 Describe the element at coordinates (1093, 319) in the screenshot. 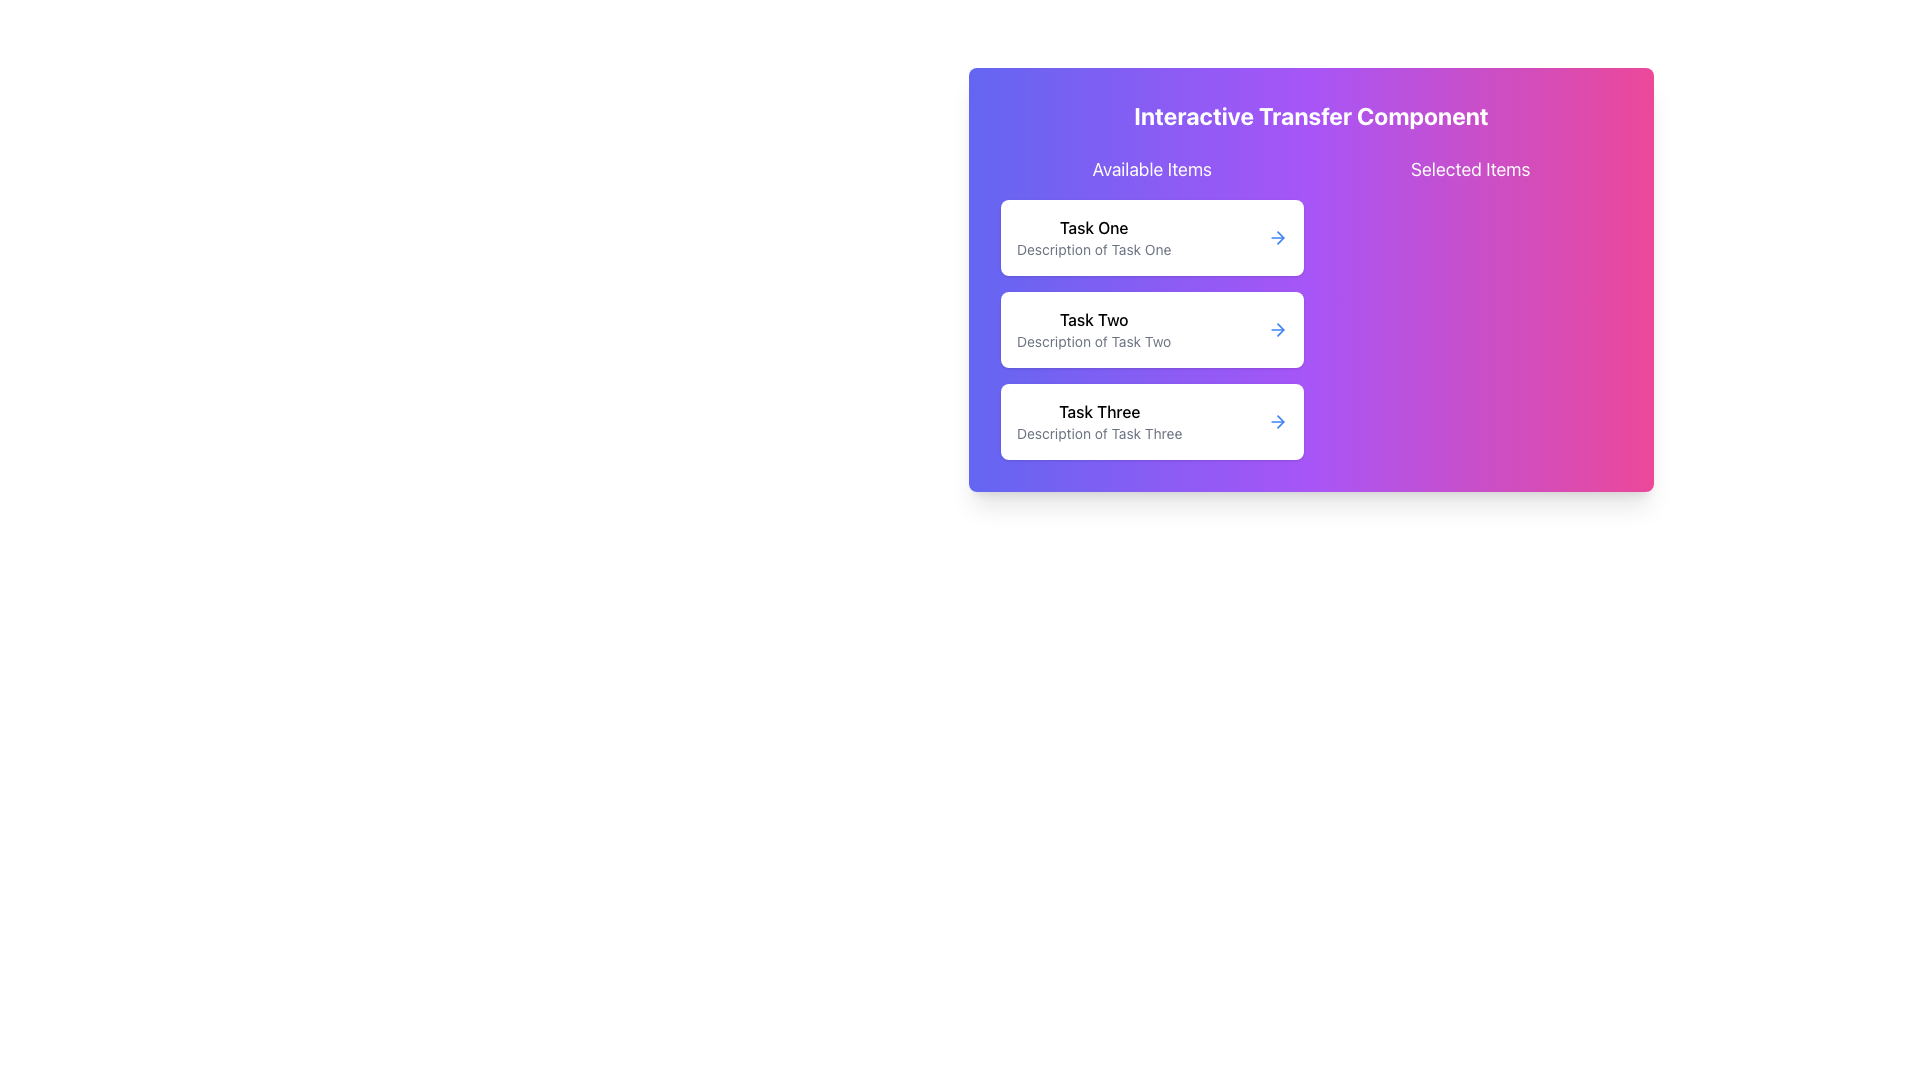

I see `the text label 'Task Two', which is the second task title in the 'Available Items' section, visually distinct with a medium font weight and larger size` at that location.